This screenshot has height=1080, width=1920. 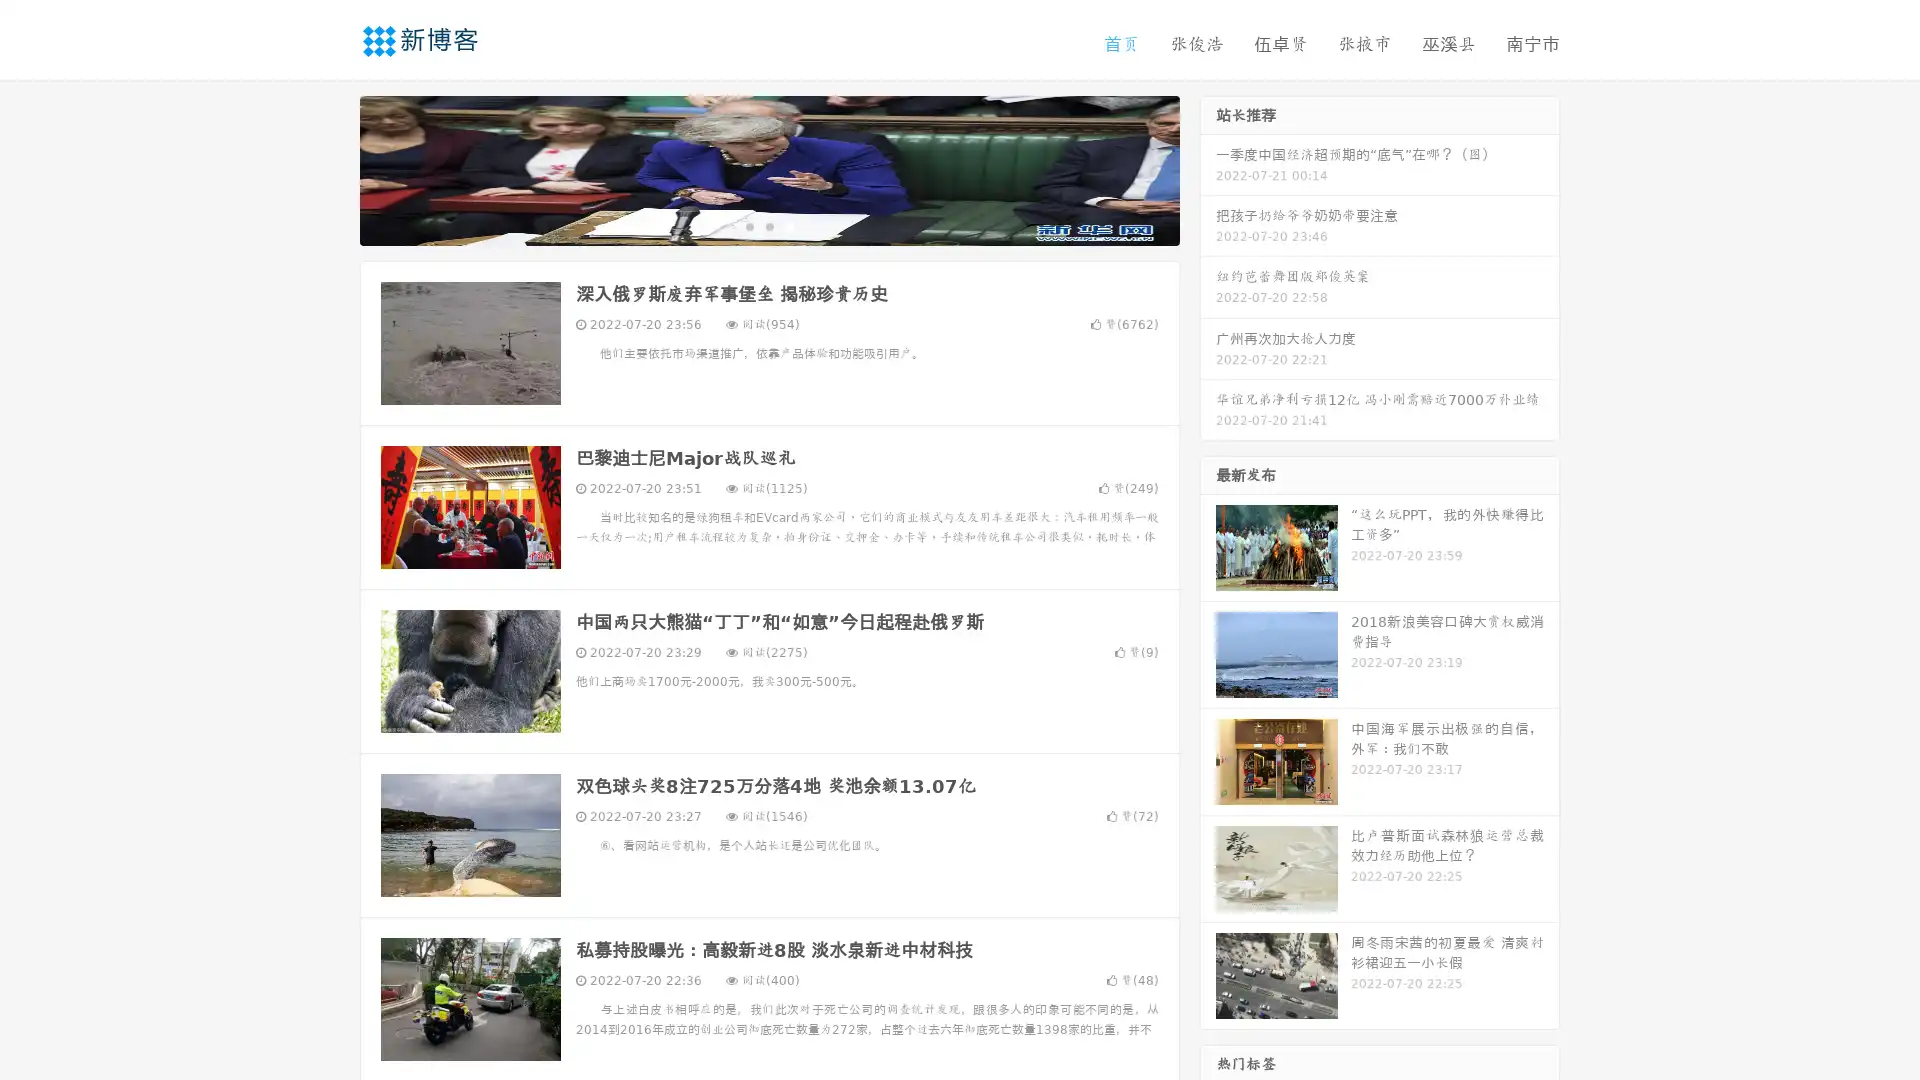 I want to click on Previous slide, so click(x=330, y=168).